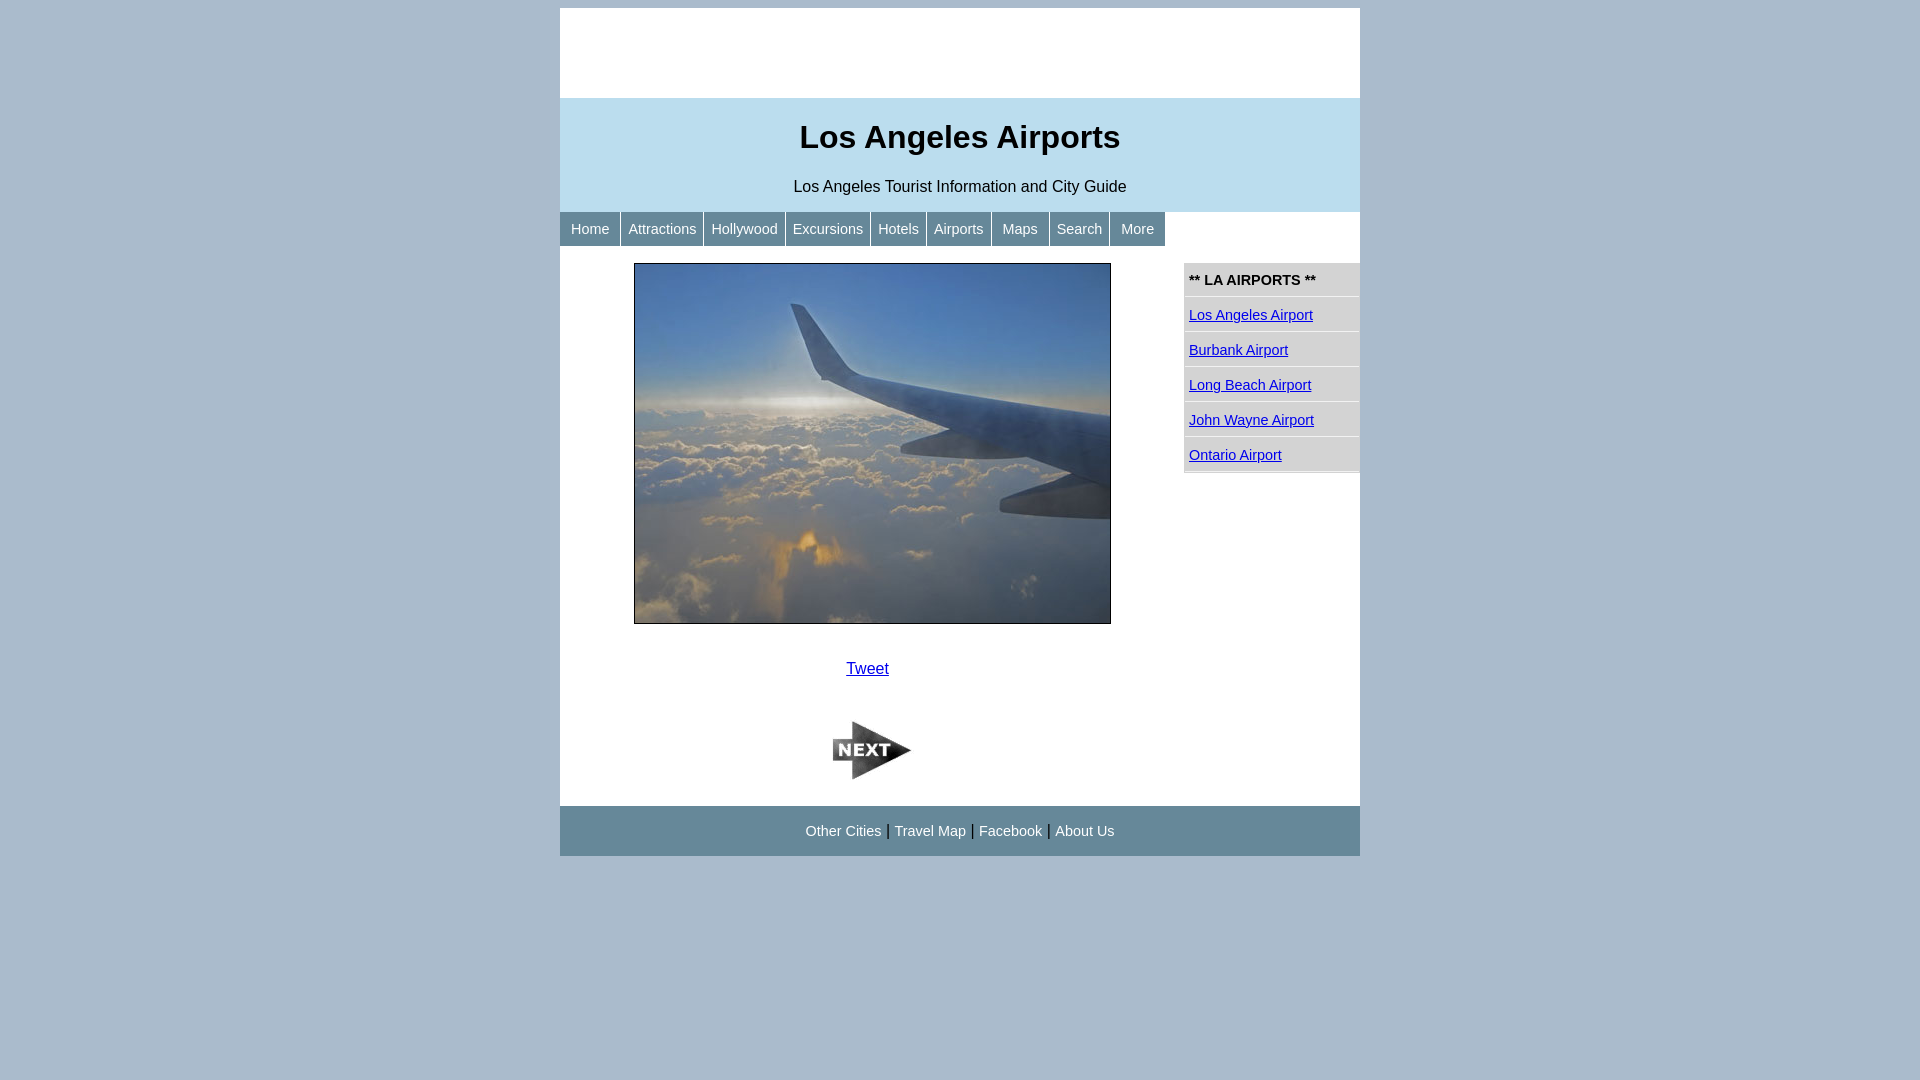 The width and height of the screenshot is (1920, 1080). I want to click on 'Long Beach Airport', so click(1185, 385).